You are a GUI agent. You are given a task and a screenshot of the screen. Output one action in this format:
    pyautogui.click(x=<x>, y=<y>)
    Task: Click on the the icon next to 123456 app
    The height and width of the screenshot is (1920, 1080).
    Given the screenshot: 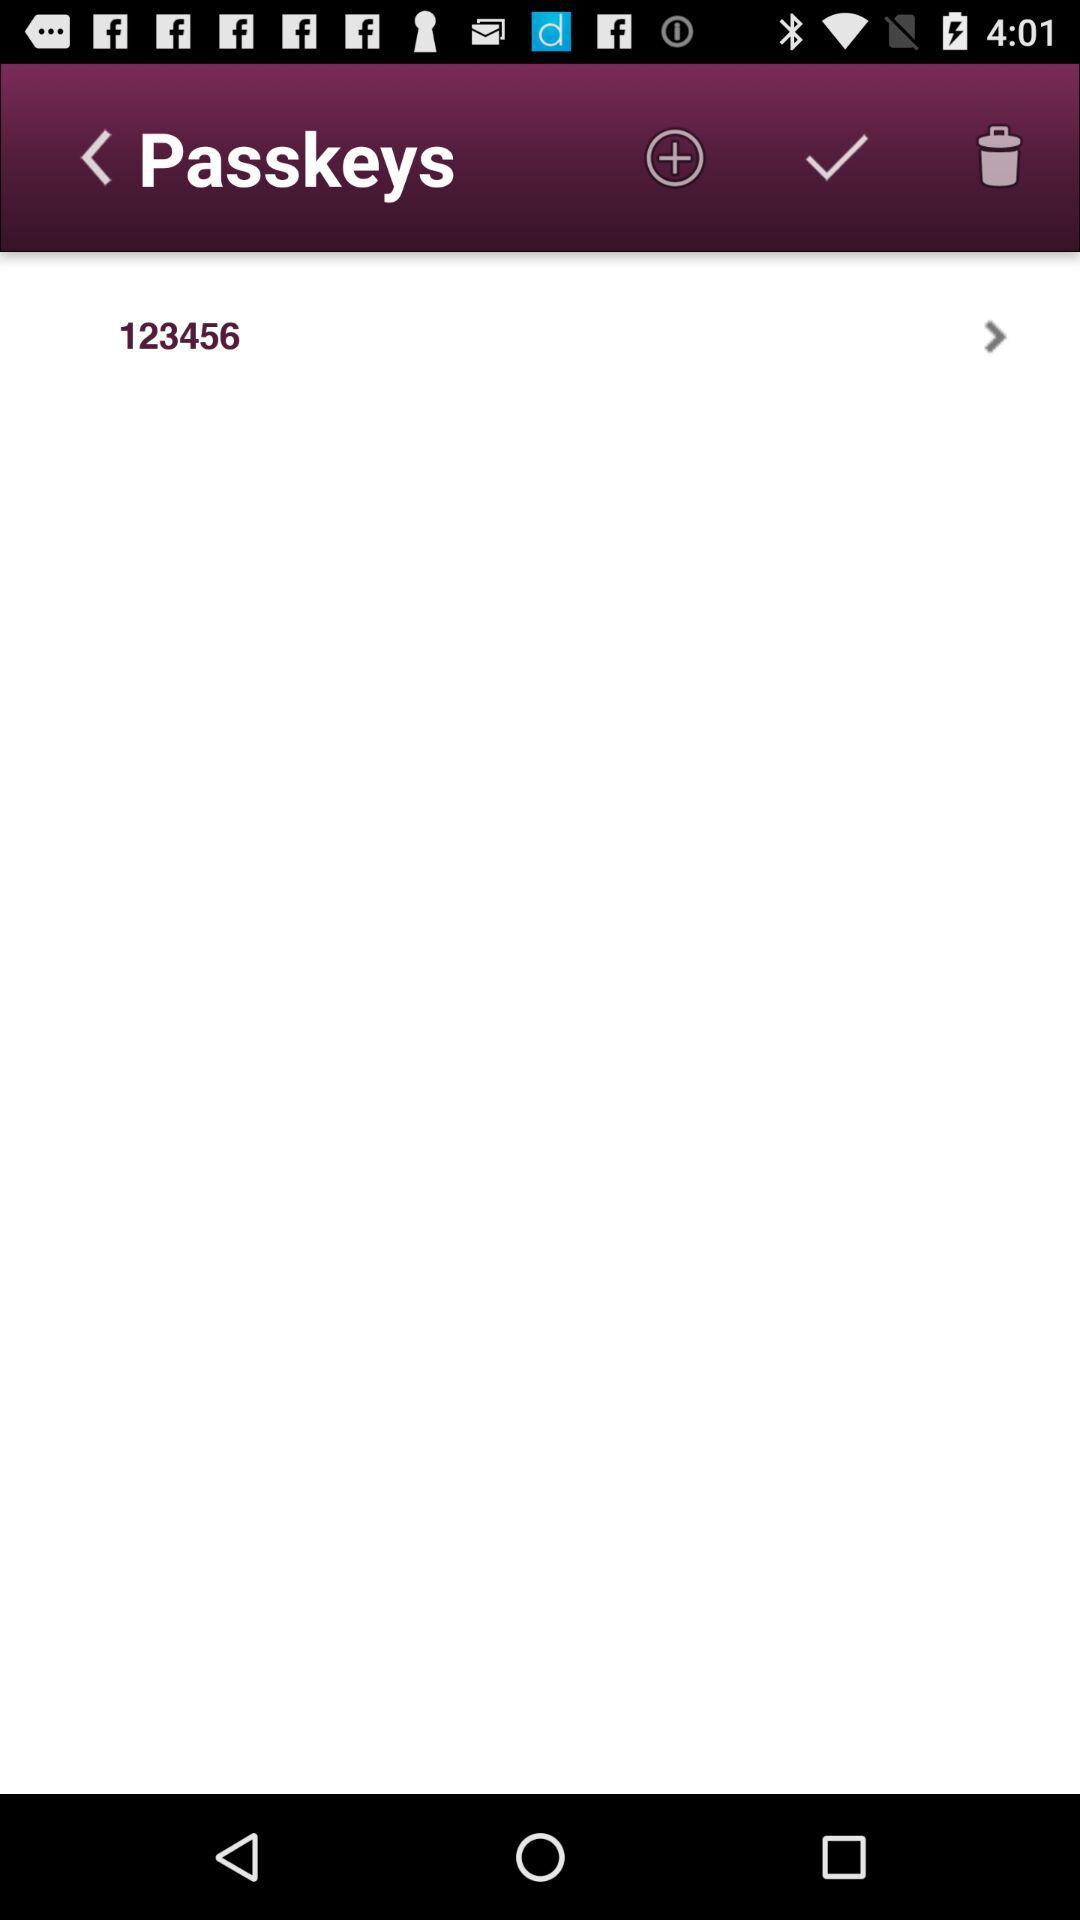 What is the action you would take?
    pyautogui.click(x=1021, y=336)
    